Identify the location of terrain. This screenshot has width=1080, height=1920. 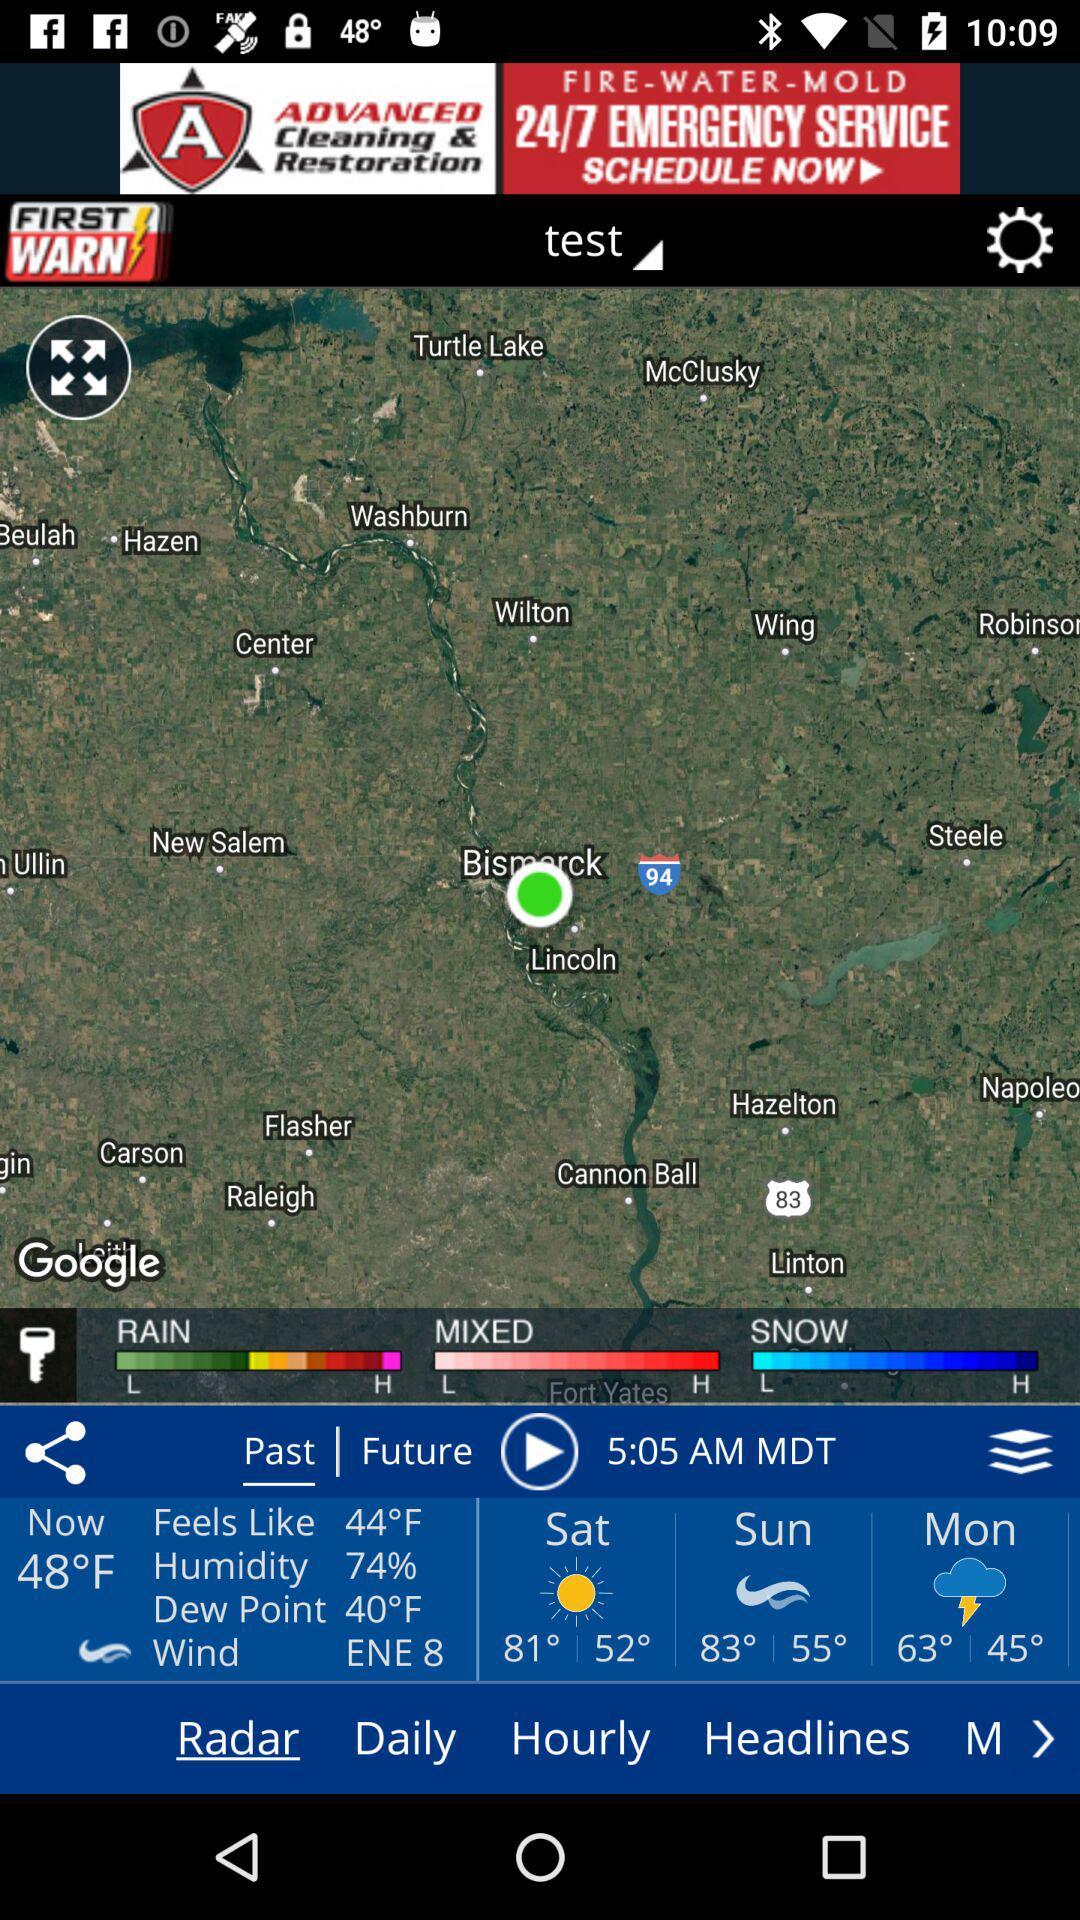
(1020, 1451).